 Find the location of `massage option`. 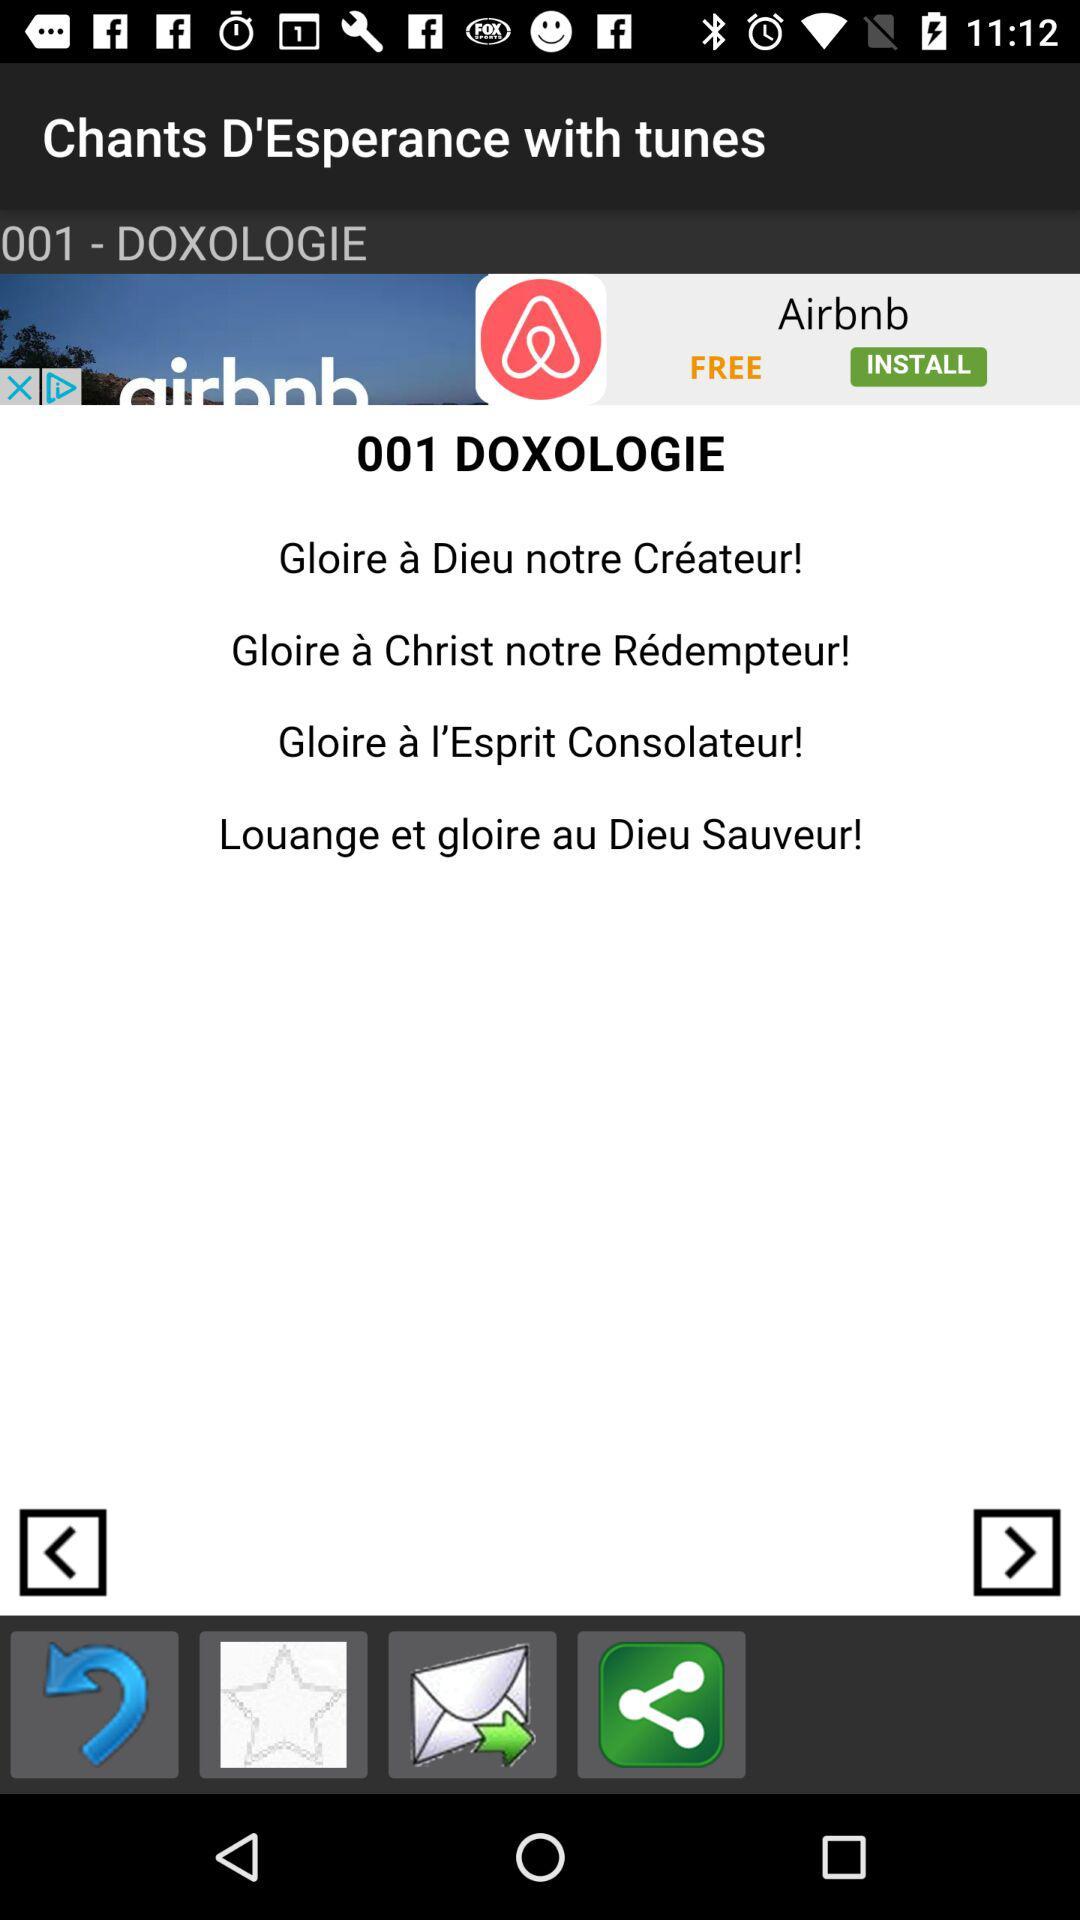

massage option is located at coordinates (472, 1703).